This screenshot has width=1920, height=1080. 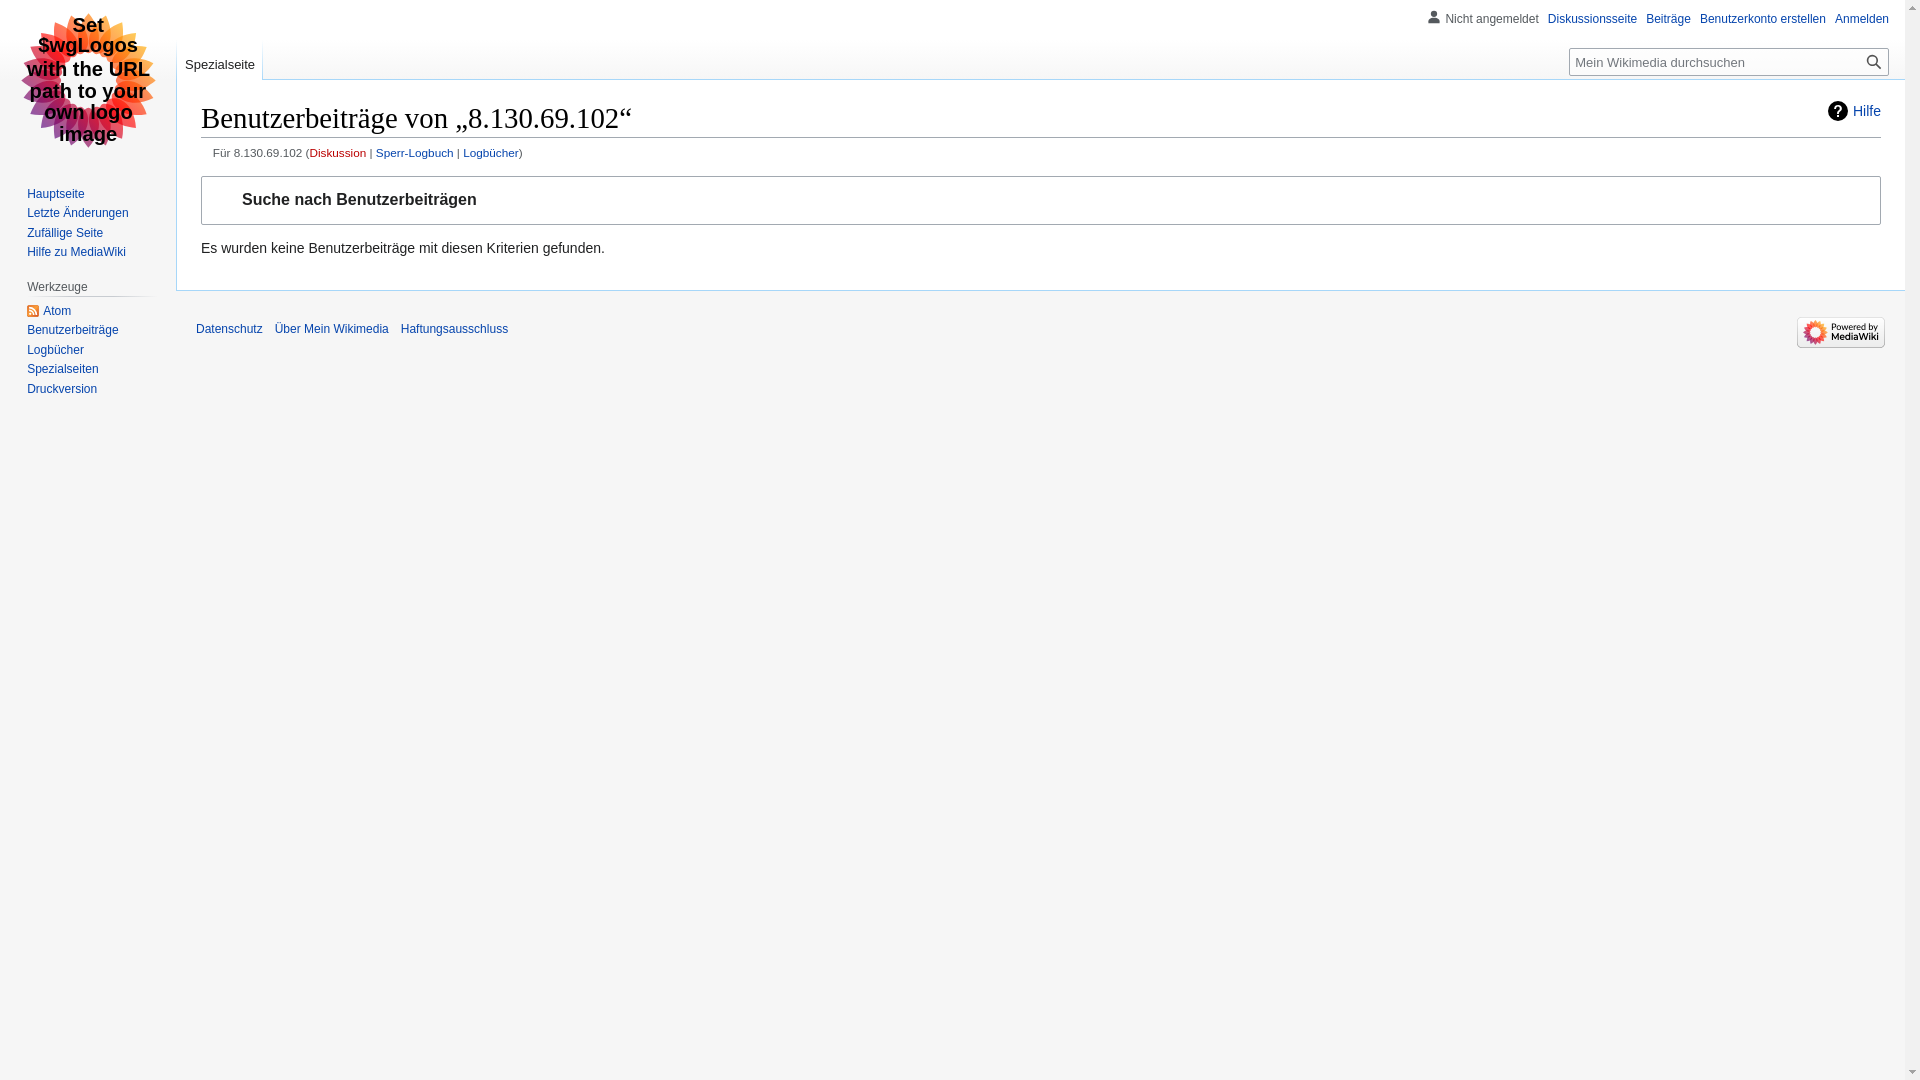 What do you see at coordinates (1834, 19) in the screenshot?
I see `'Anmelden'` at bounding box center [1834, 19].